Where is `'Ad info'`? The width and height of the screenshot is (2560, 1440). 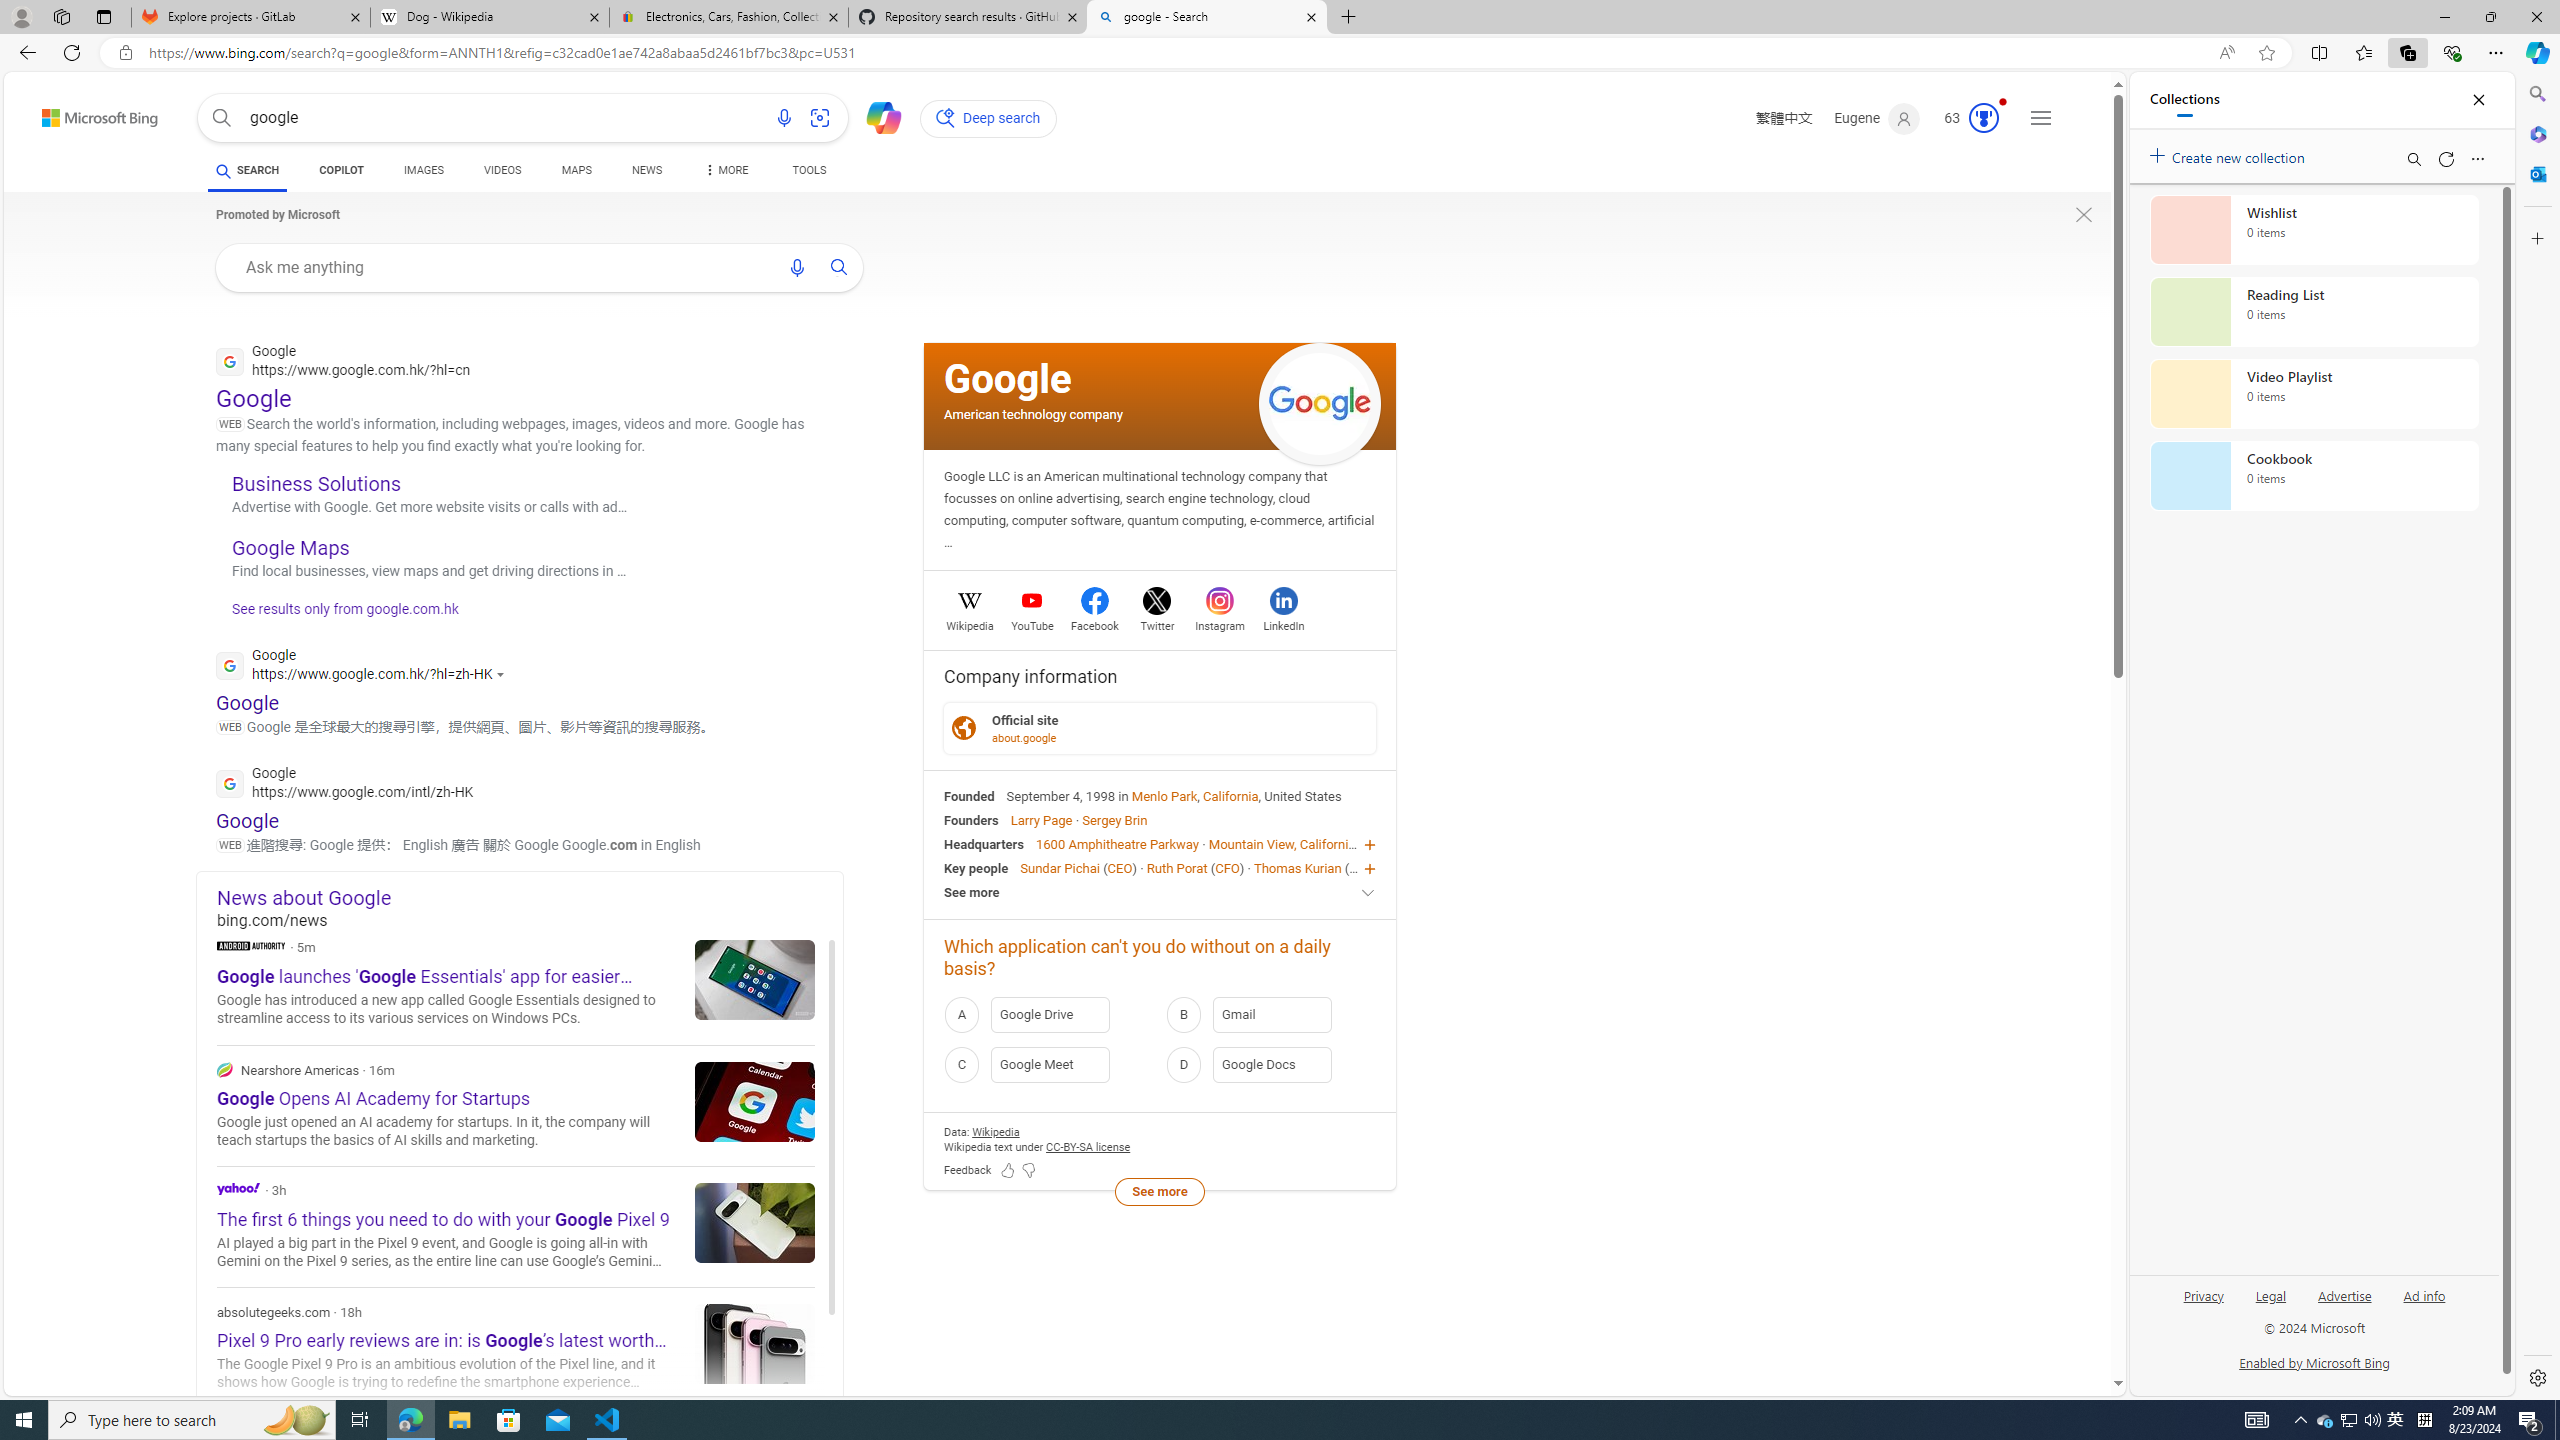 'Ad info' is located at coordinates (2424, 1294).